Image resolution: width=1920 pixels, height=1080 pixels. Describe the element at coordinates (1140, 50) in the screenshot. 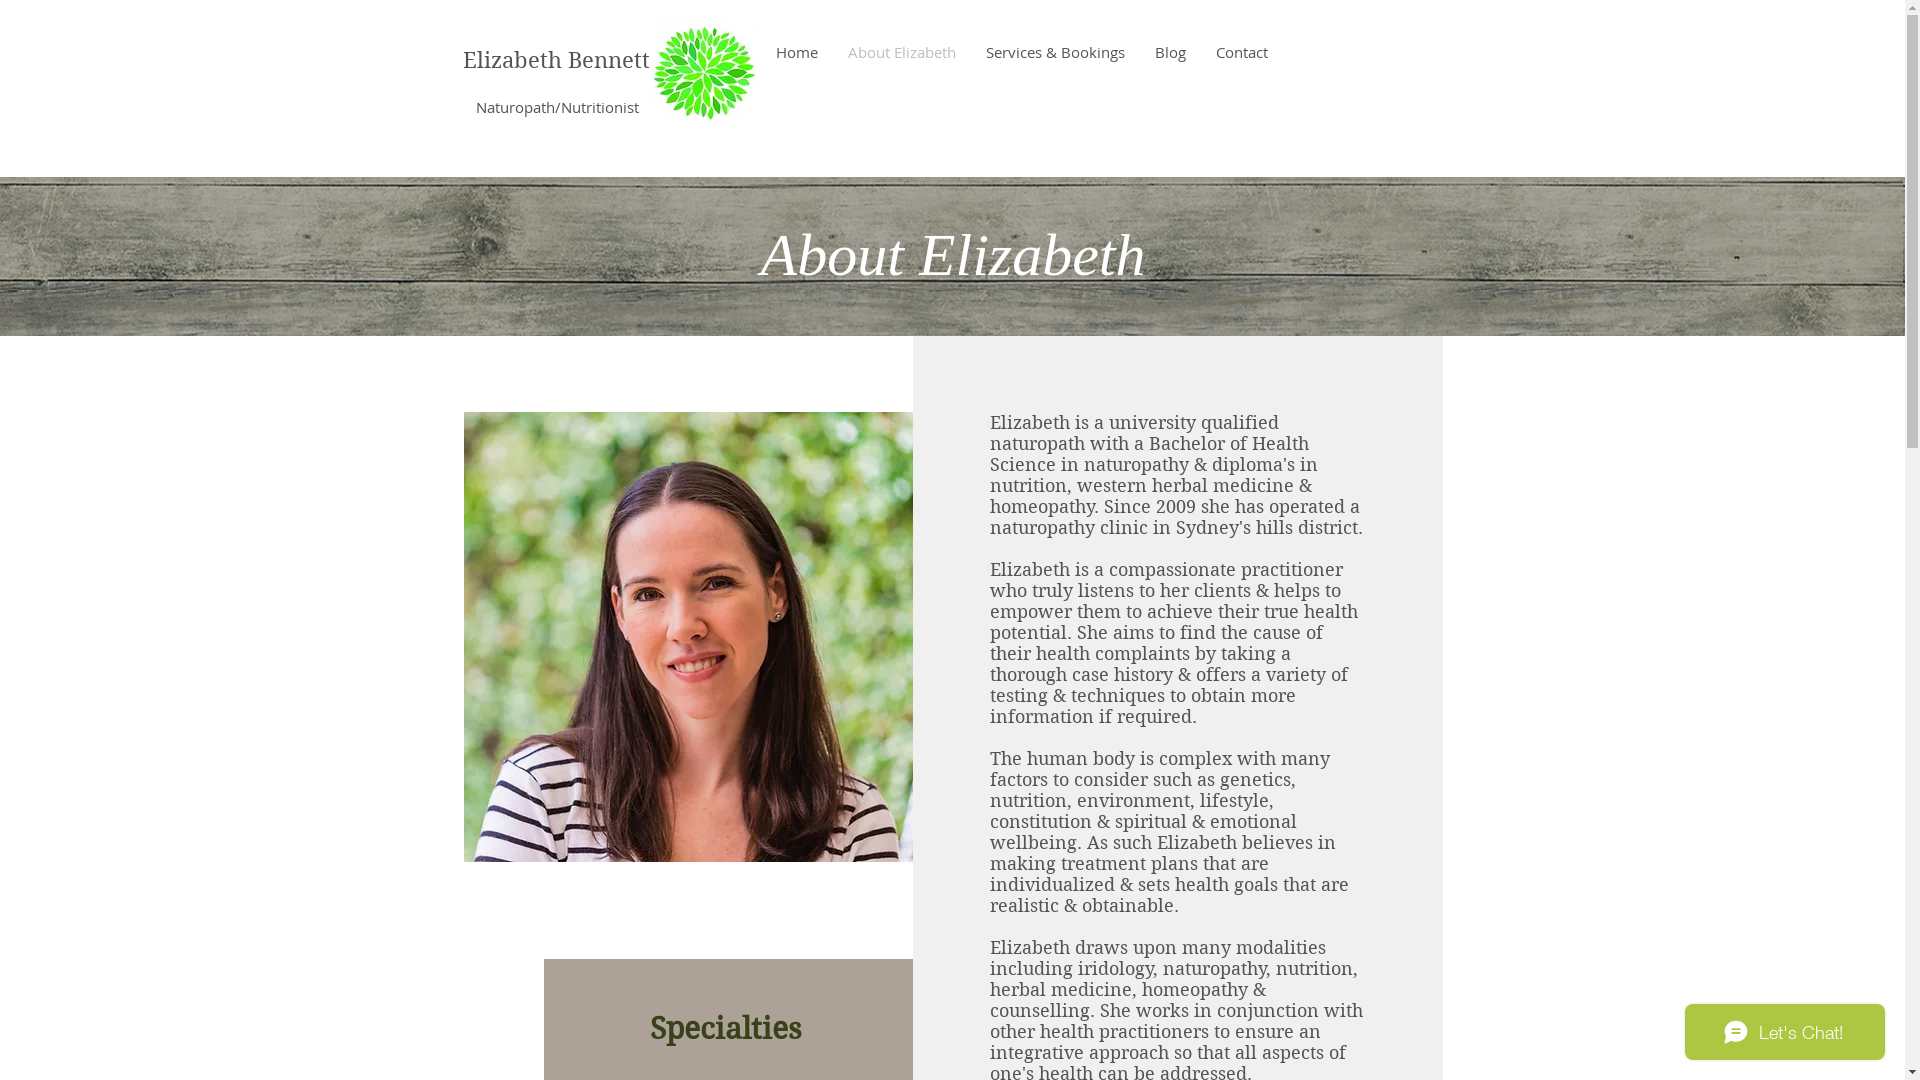

I see `'Blog'` at that location.